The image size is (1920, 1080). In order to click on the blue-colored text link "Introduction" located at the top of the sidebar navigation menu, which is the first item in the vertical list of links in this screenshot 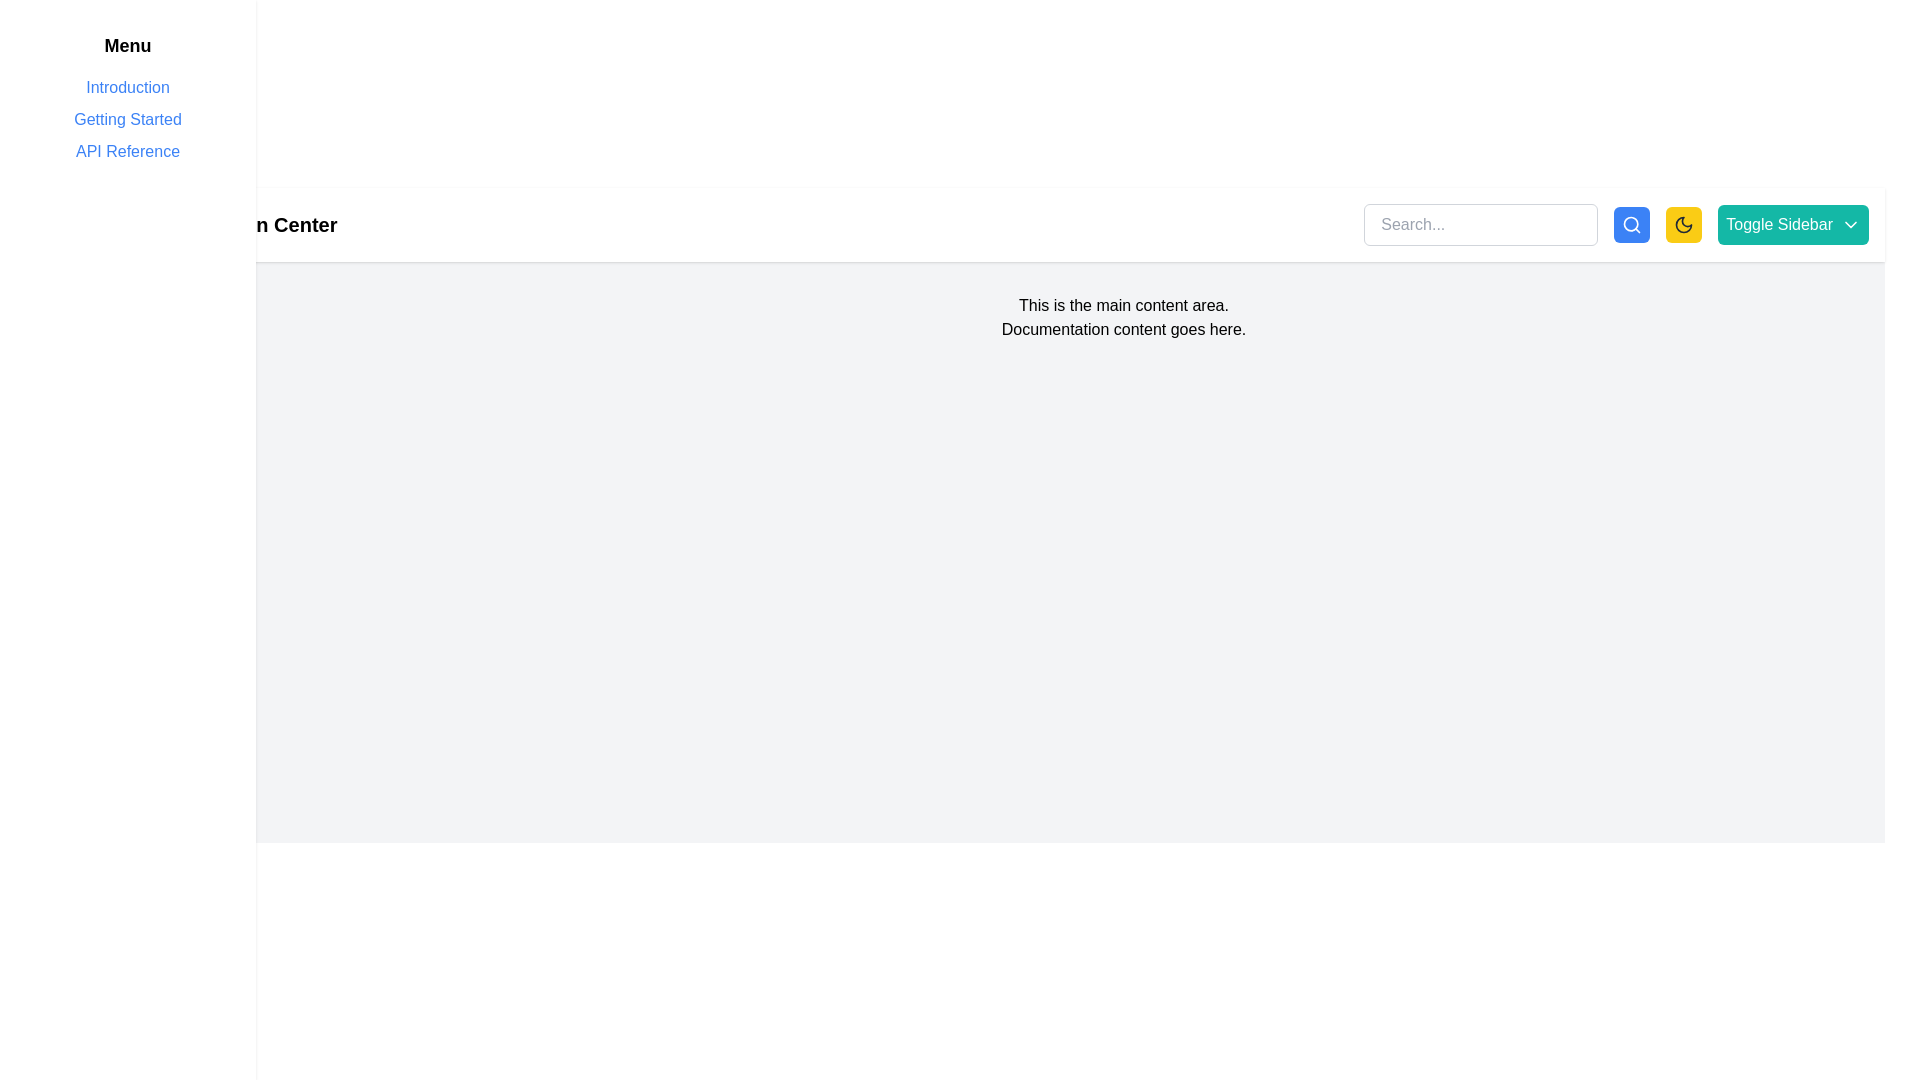, I will do `click(127, 87)`.